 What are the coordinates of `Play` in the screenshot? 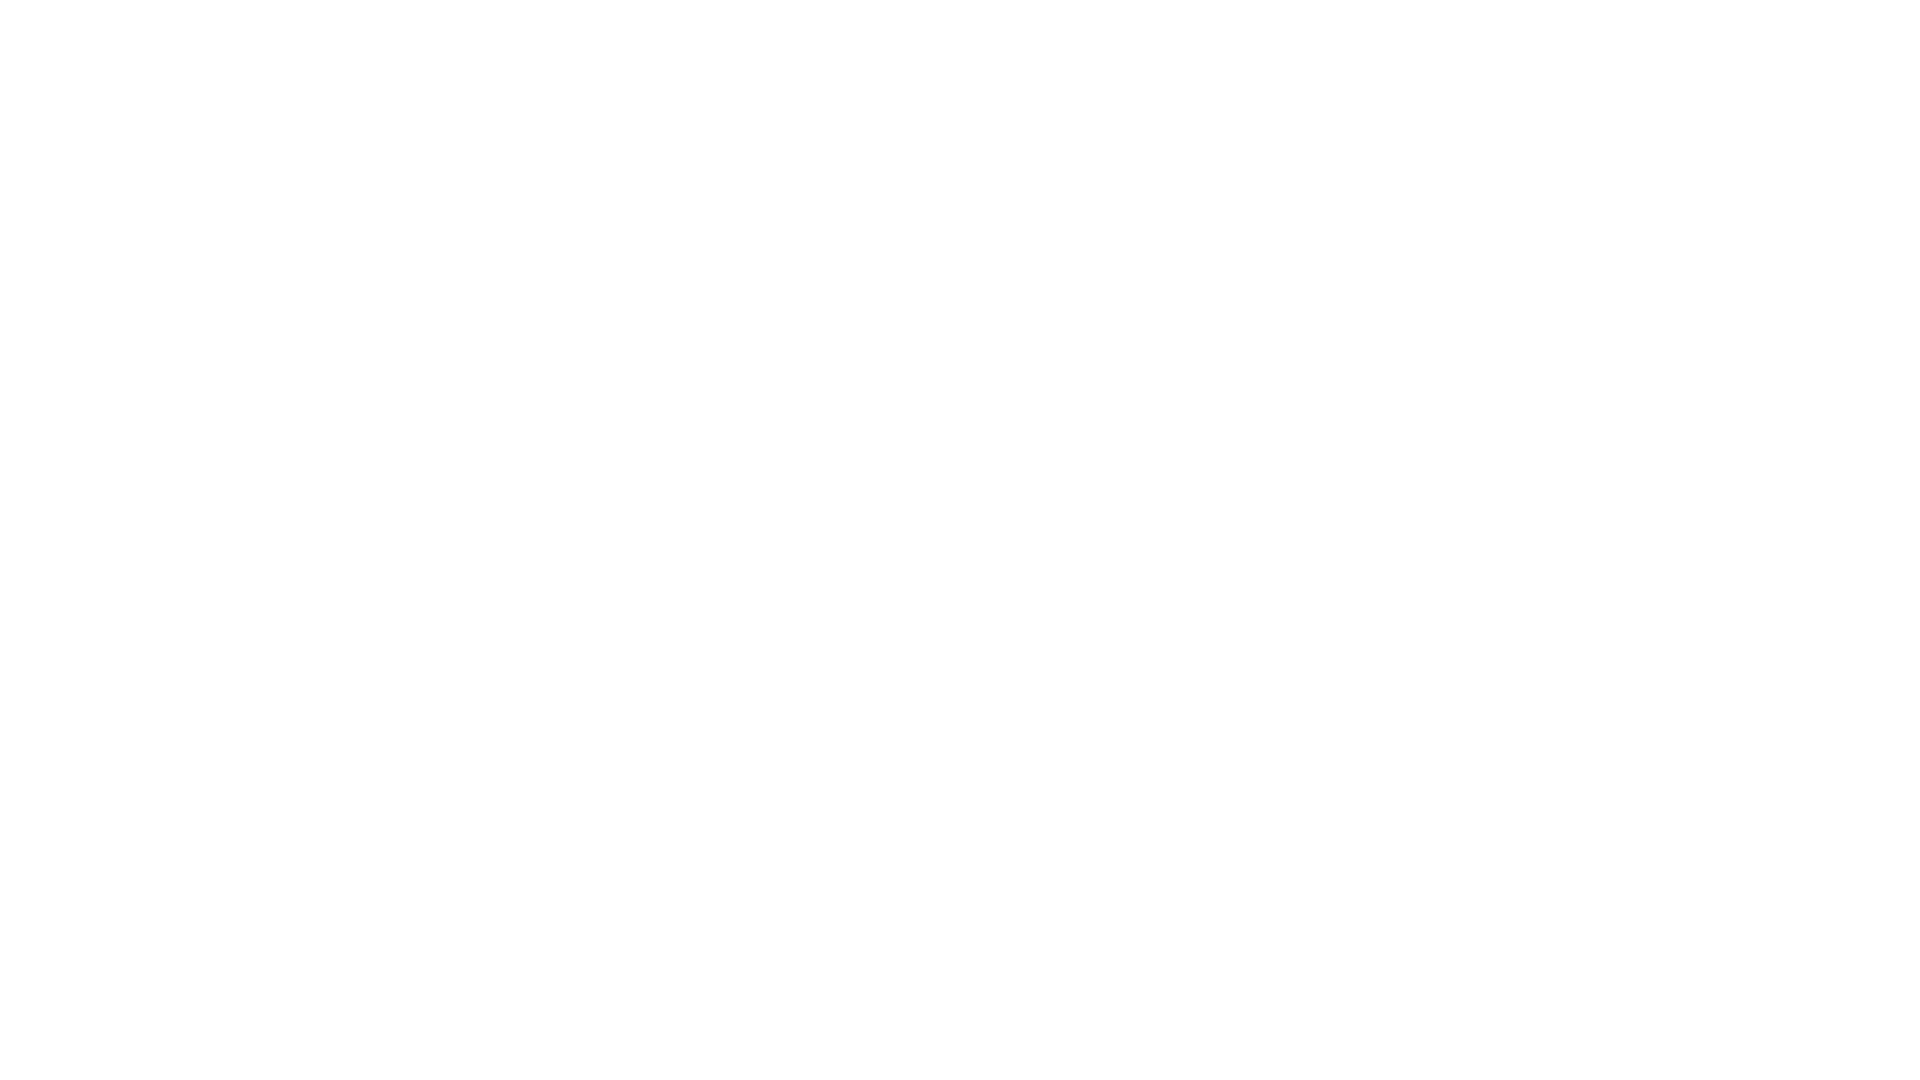 It's located at (1266, 955).